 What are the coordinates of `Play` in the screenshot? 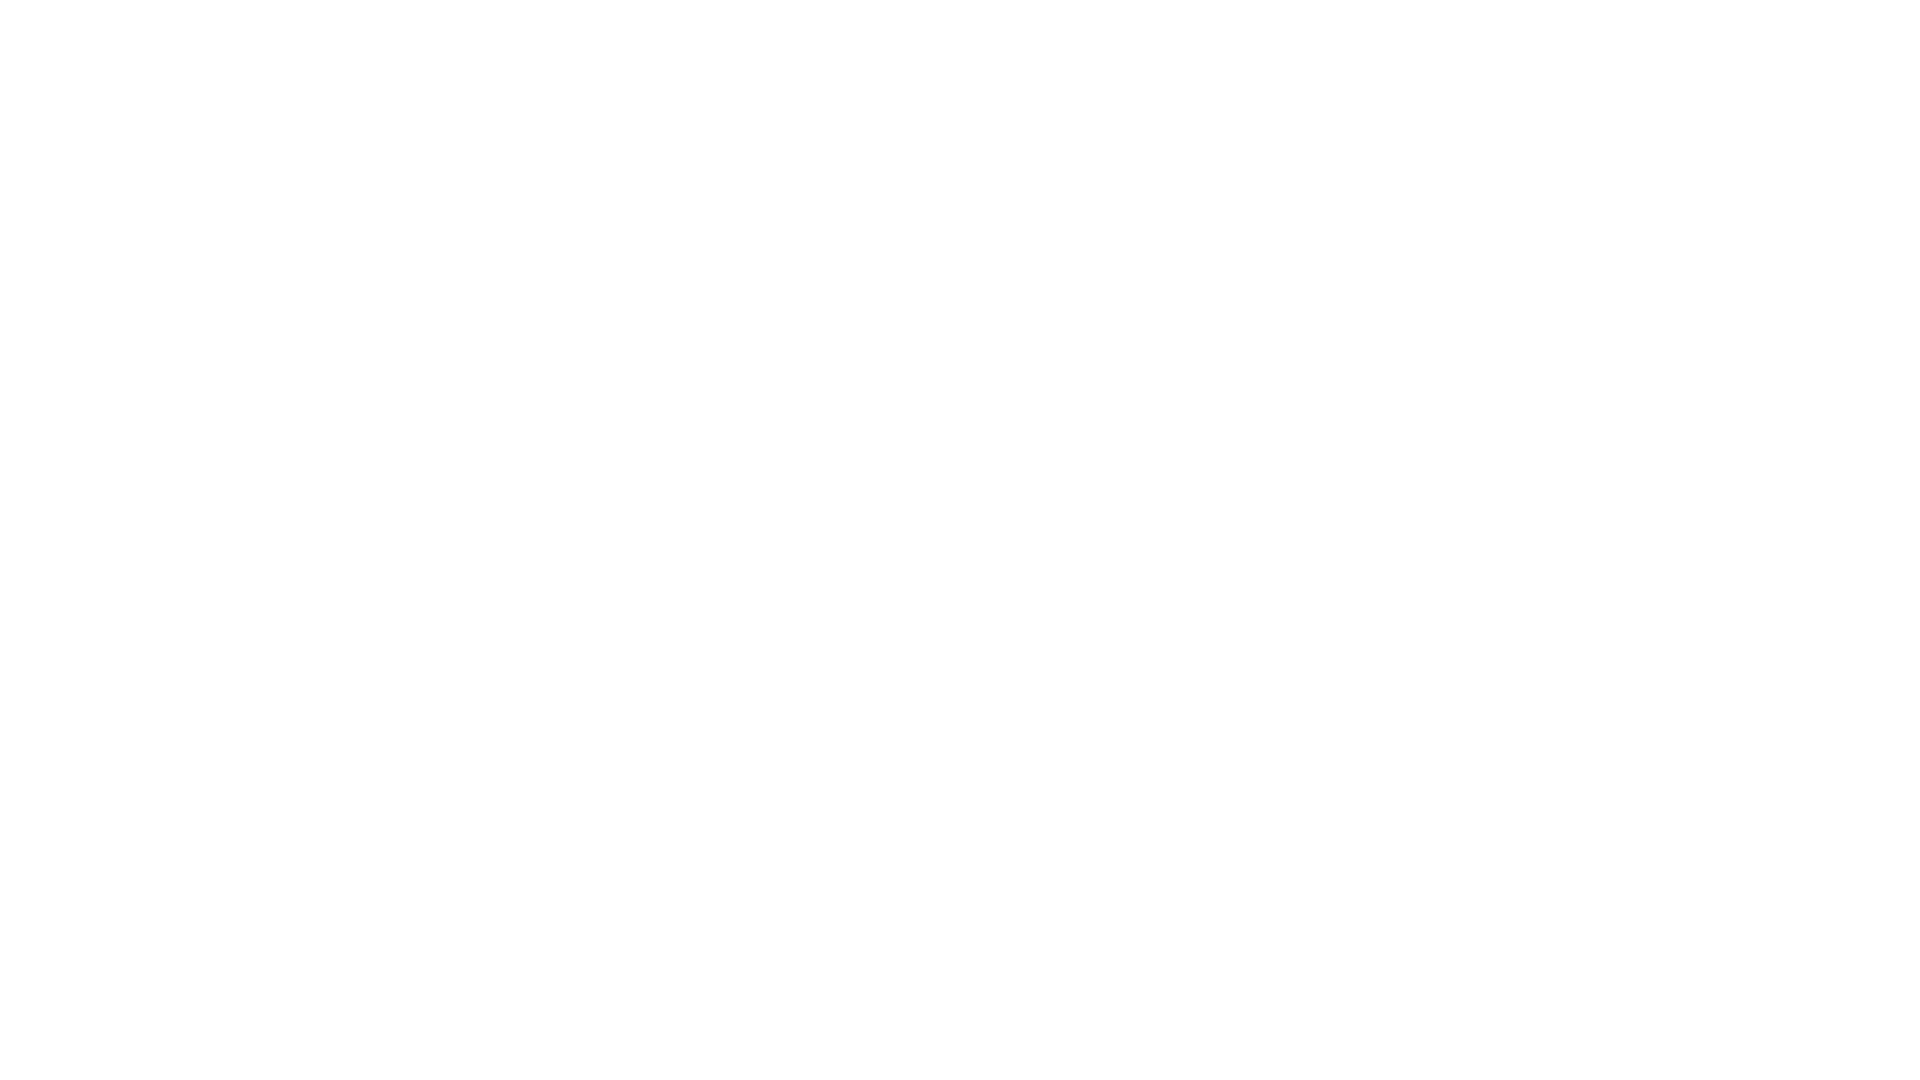 It's located at (1266, 955).